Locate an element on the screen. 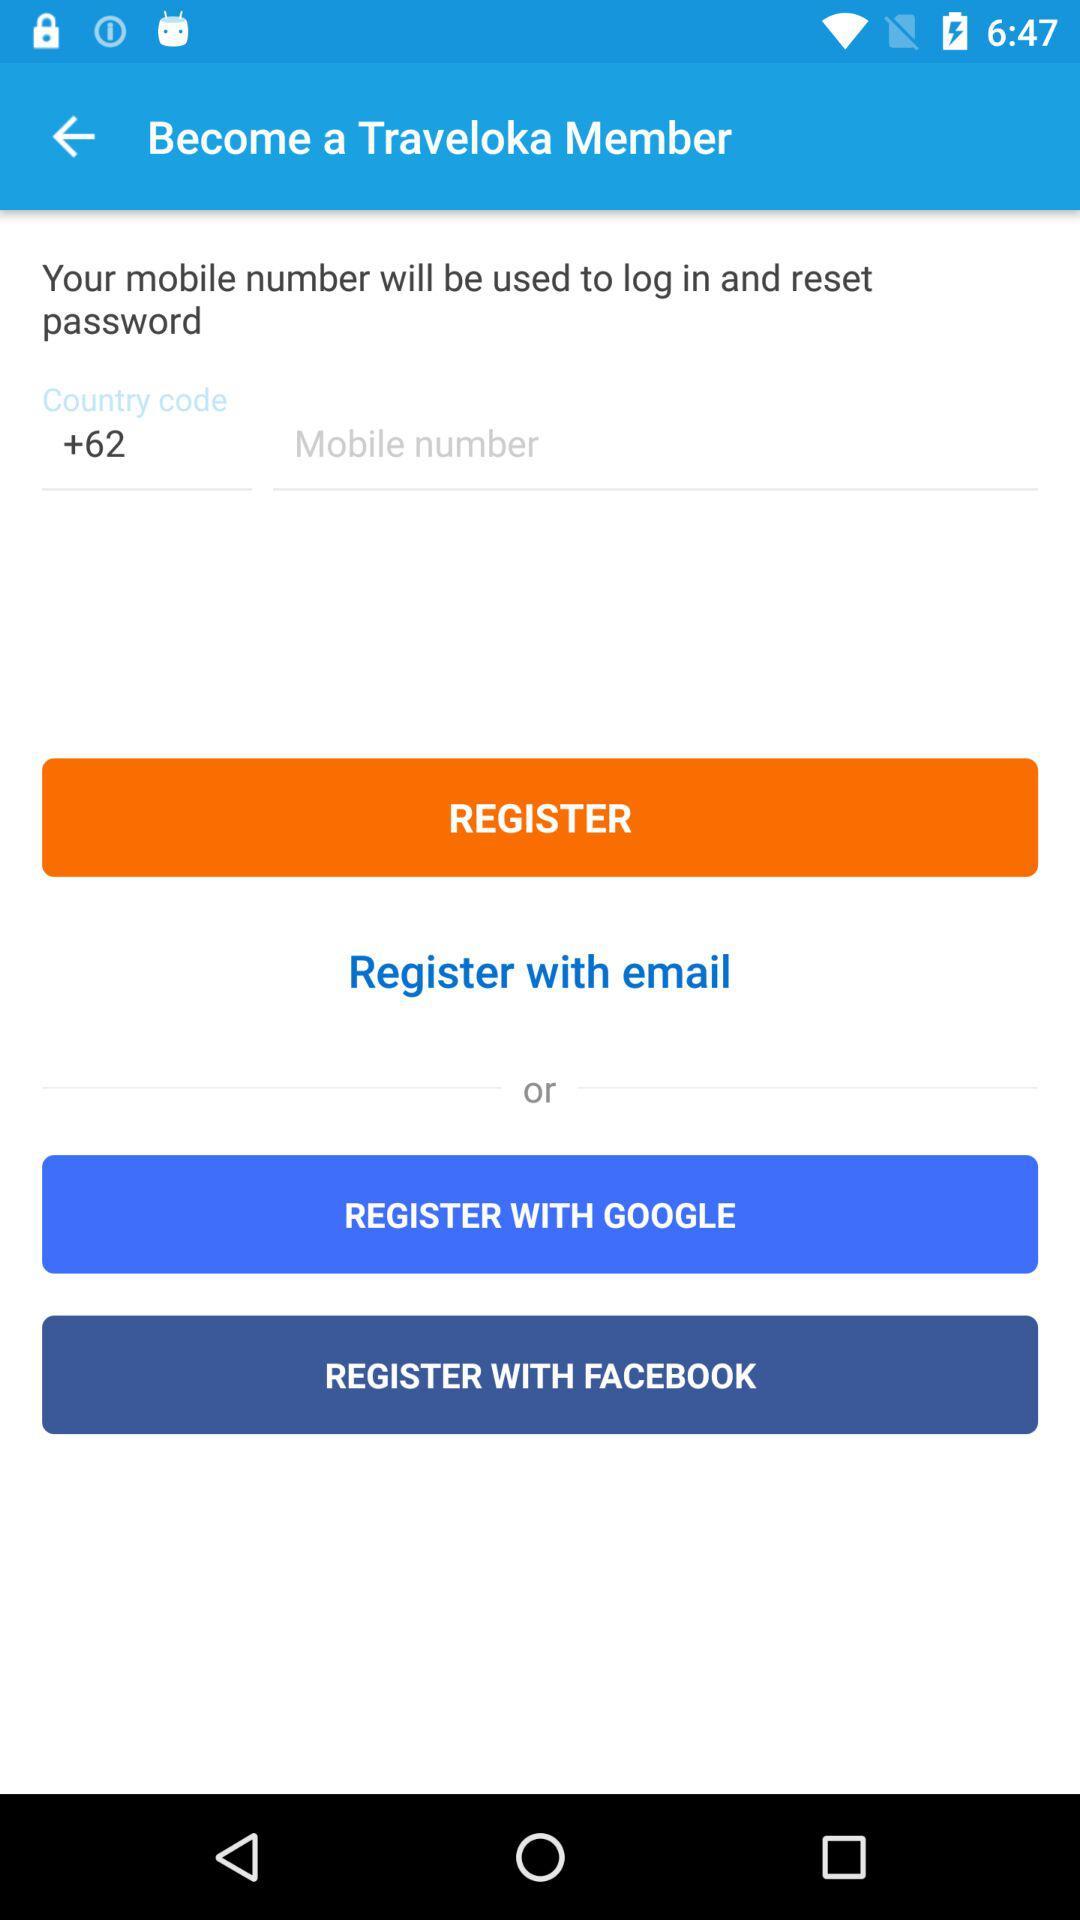 Image resolution: width=1080 pixels, height=1920 pixels. item above the register is located at coordinates (145, 454).